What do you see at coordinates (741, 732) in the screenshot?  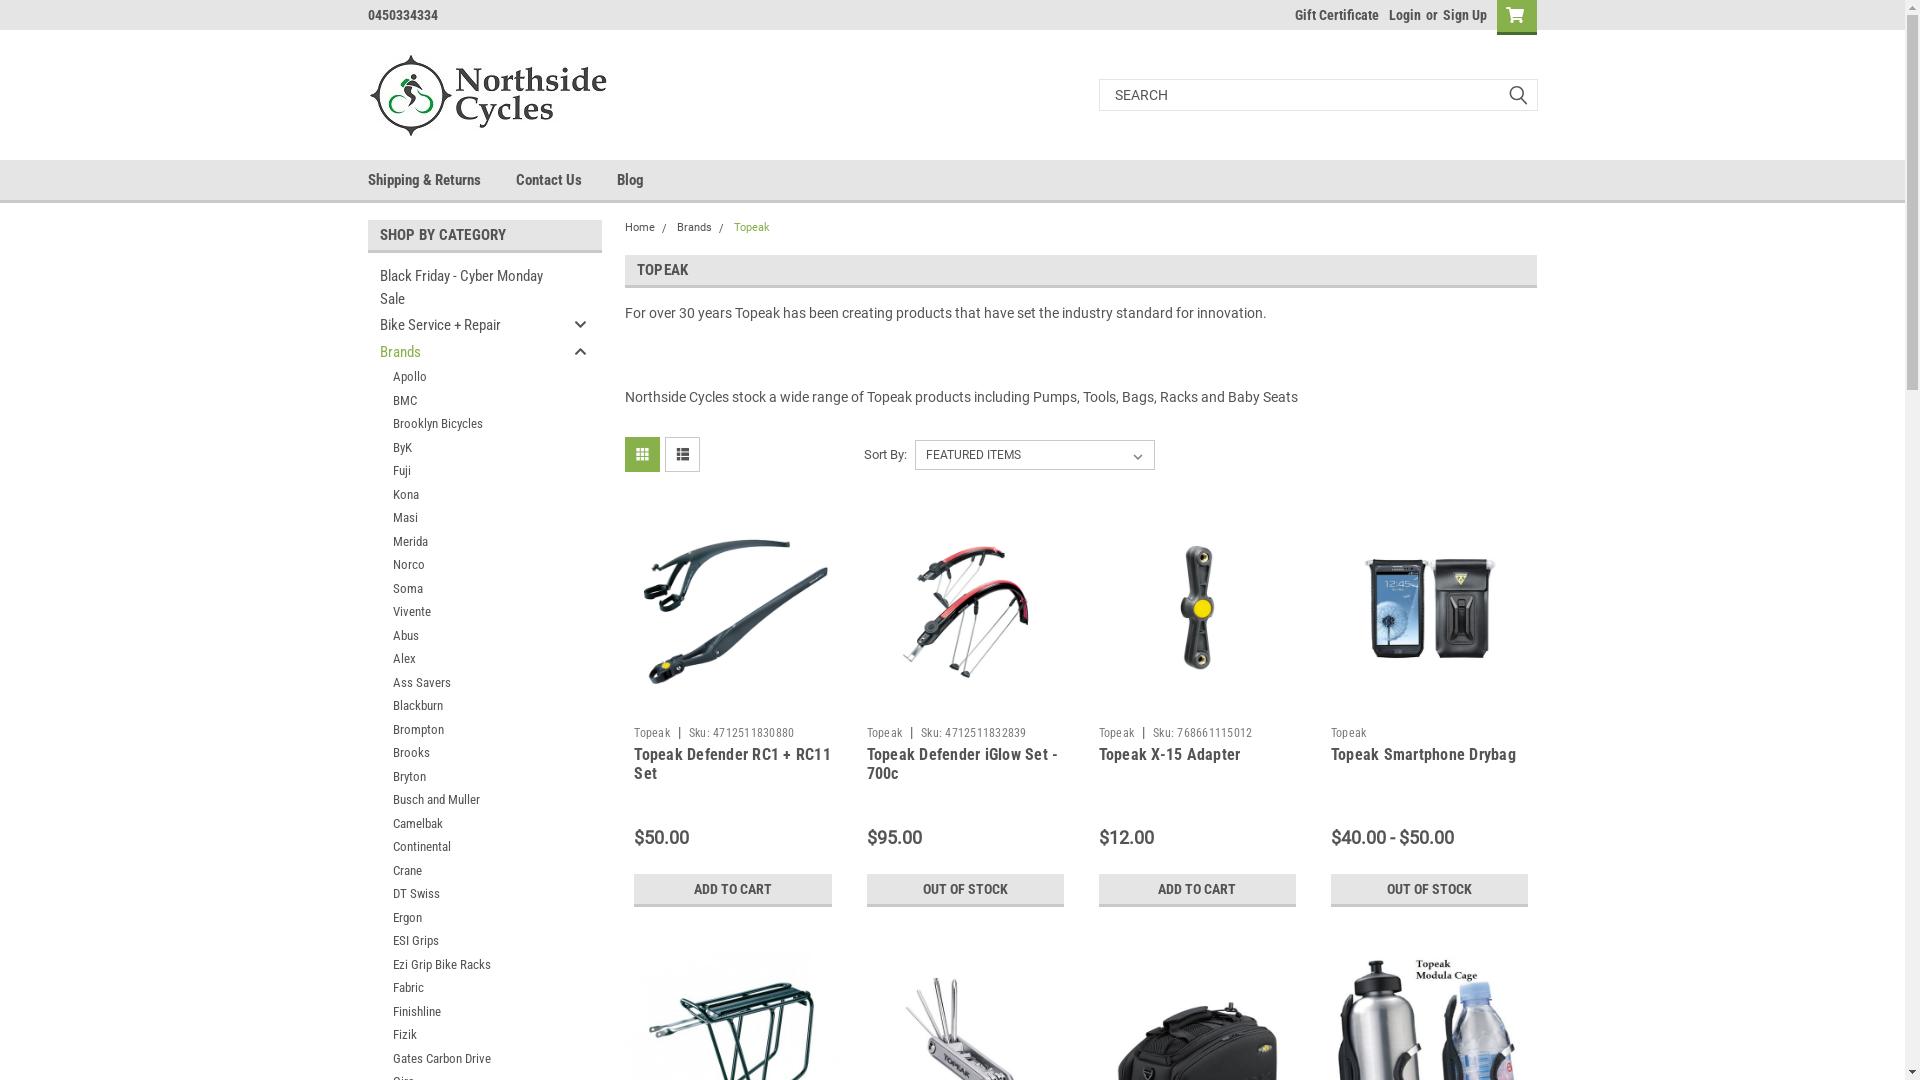 I see `'Sku: 4712511830880'` at bounding box center [741, 732].